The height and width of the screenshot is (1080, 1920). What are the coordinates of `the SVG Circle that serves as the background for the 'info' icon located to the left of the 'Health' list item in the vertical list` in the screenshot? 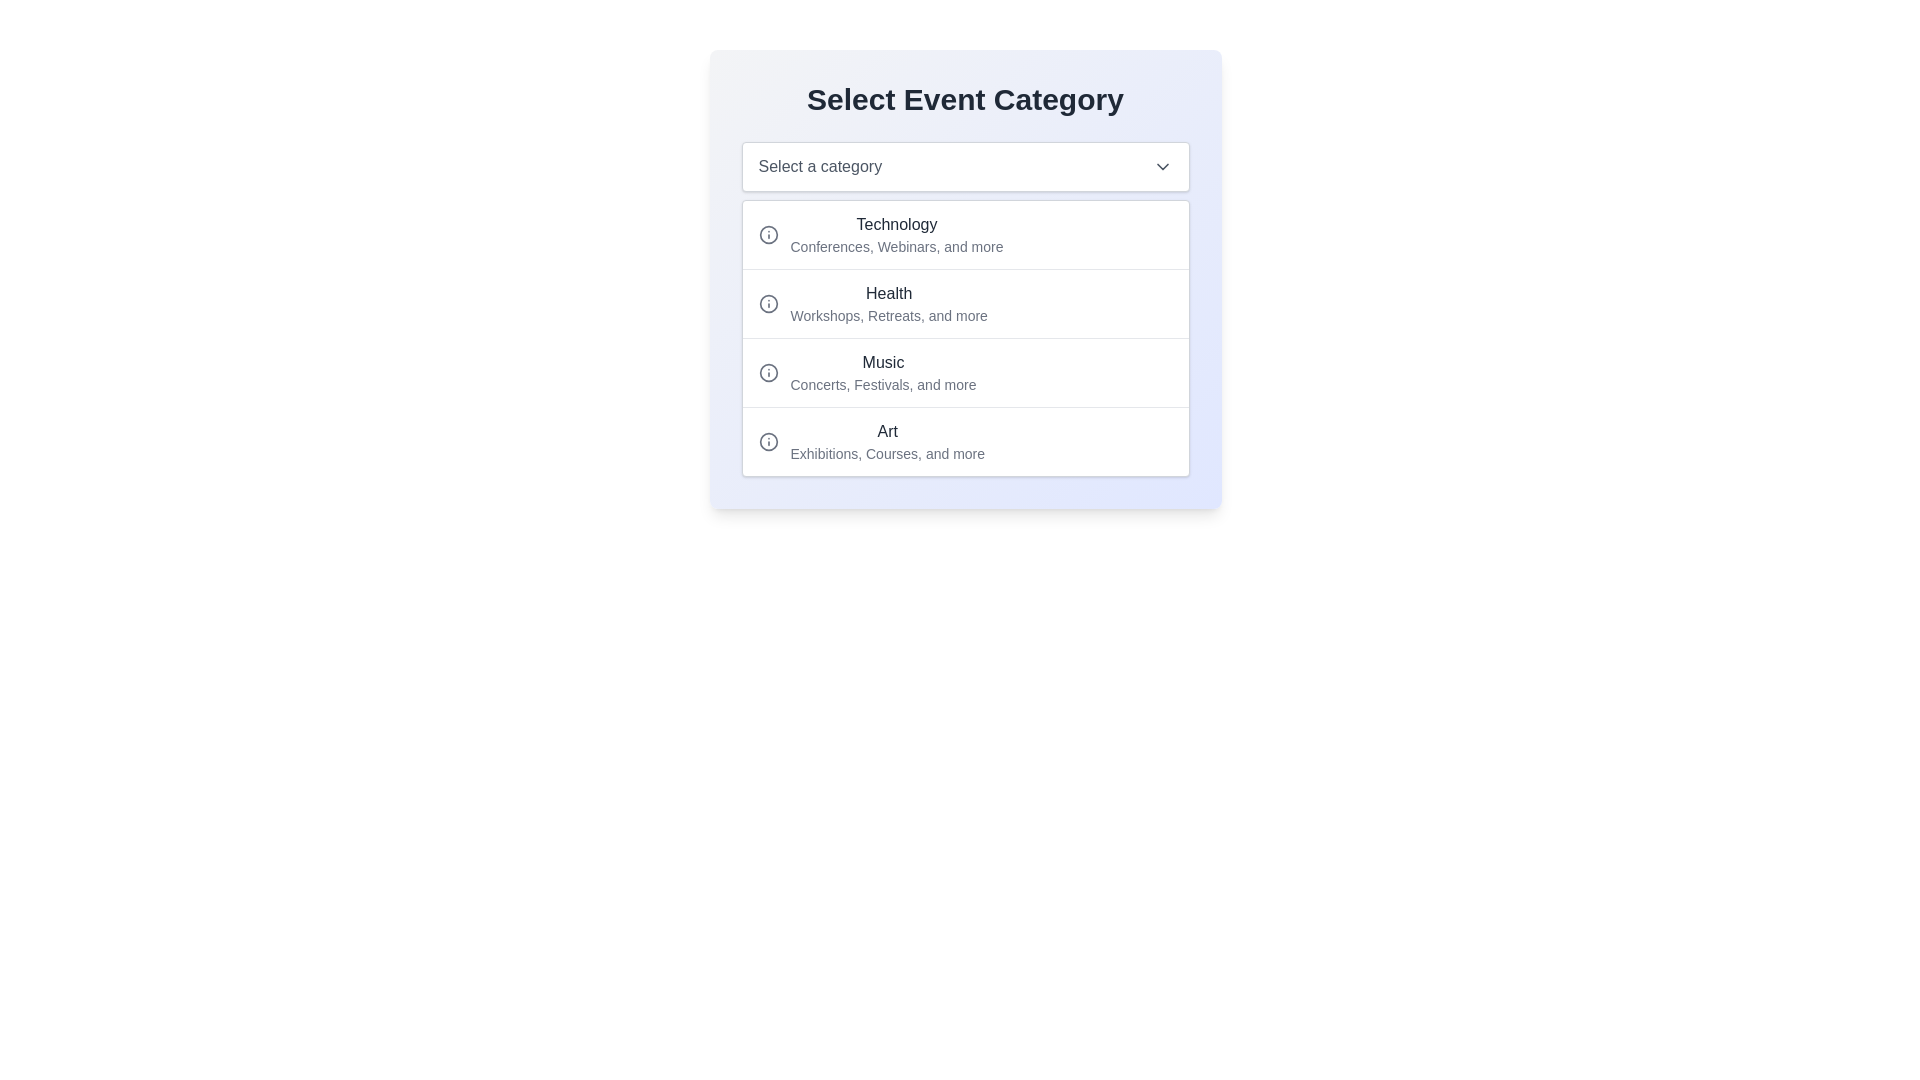 It's located at (767, 304).